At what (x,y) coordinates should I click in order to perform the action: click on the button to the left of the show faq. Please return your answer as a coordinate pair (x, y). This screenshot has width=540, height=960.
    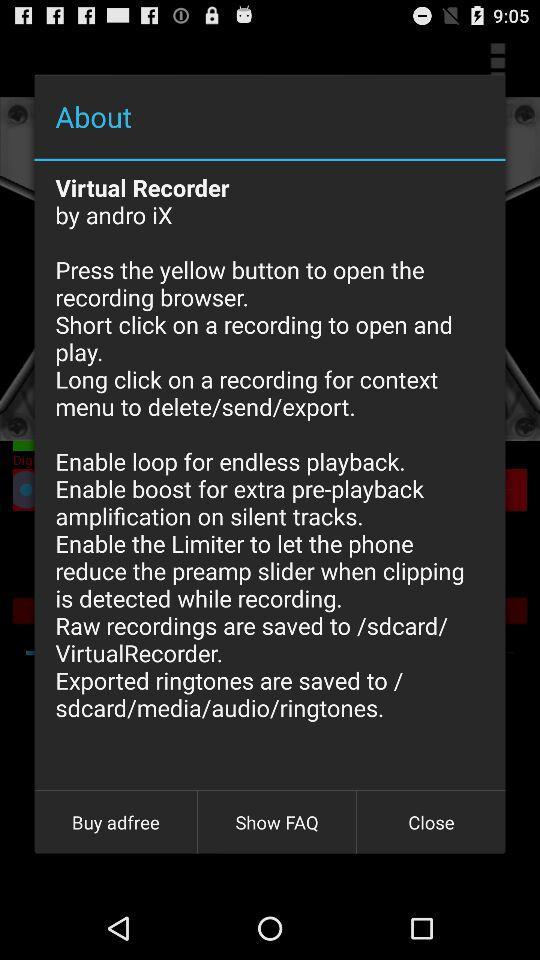
    Looking at the image, I should click on (115, 822).